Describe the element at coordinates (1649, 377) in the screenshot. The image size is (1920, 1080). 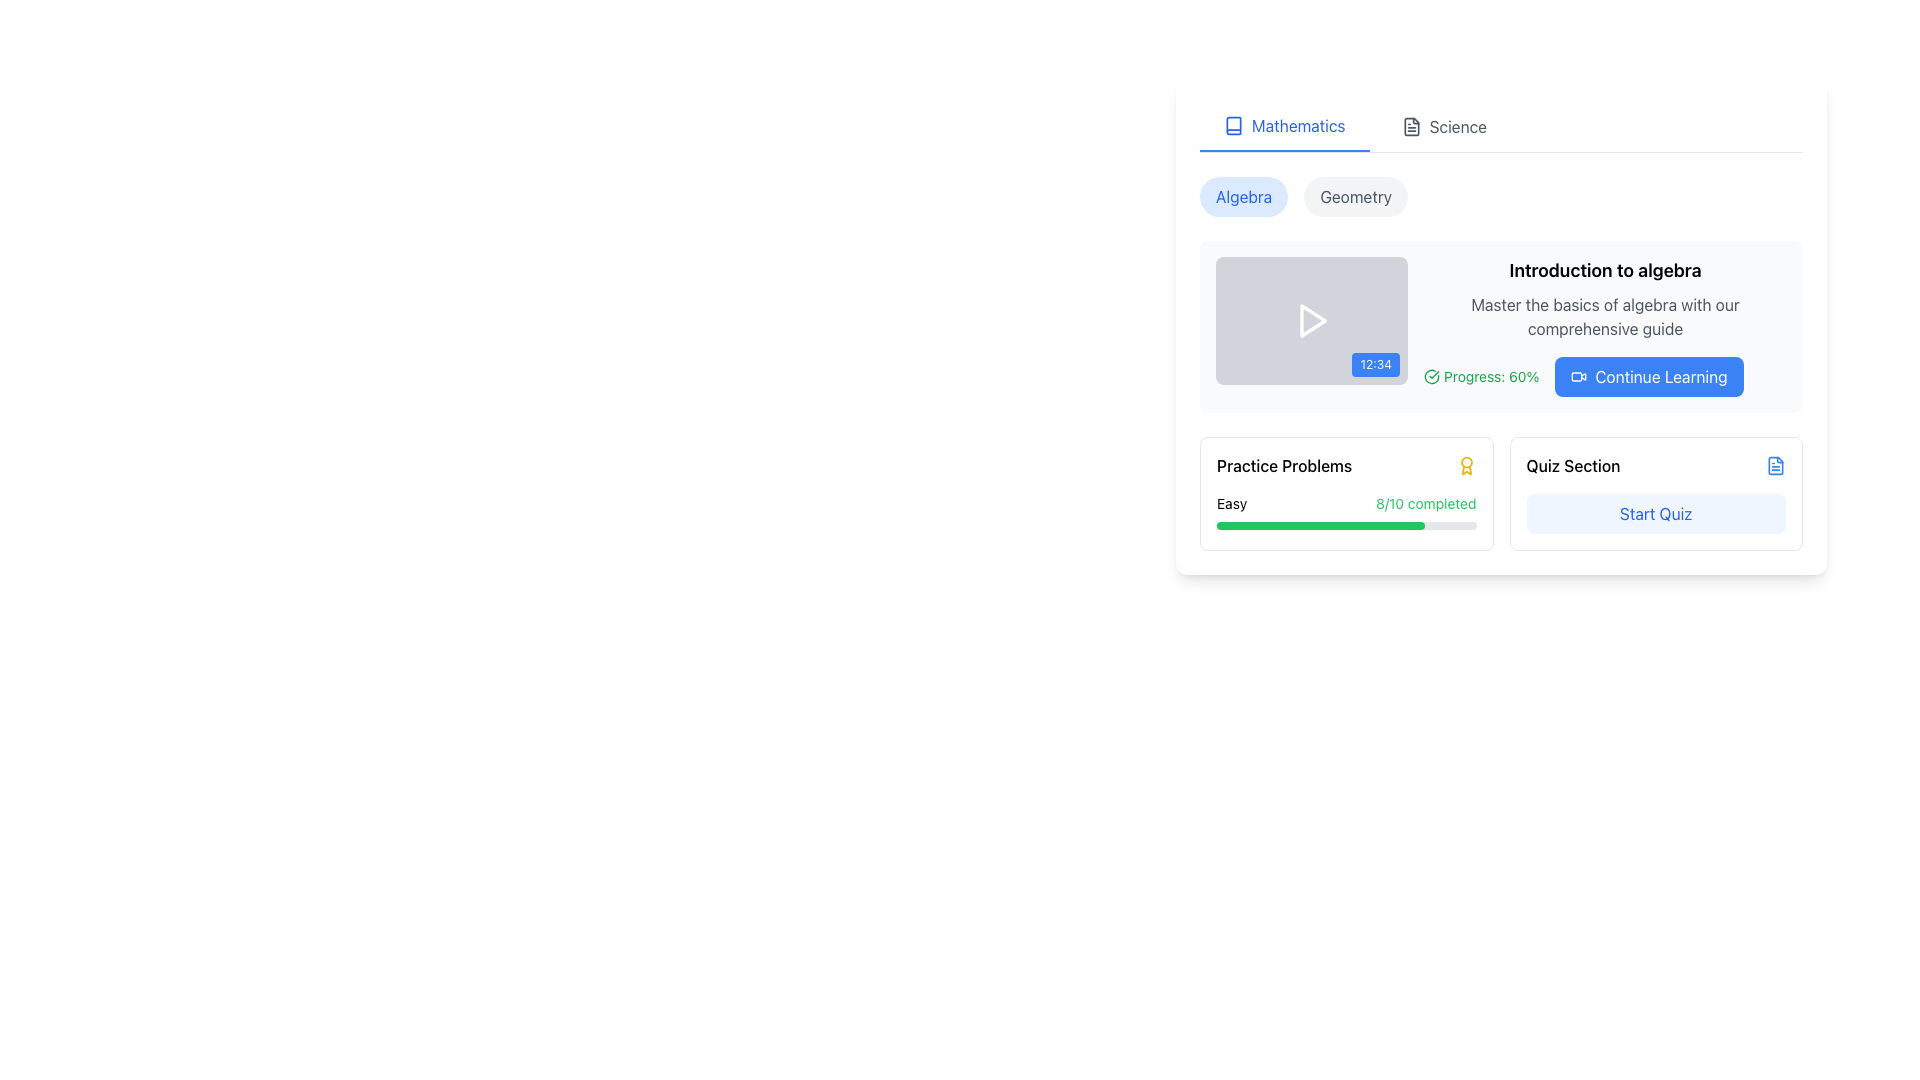
I see `the rectangular button with a blue background and white text that reads 'Continue Learning', located at the bottom right of the content box, following the green progress indicator labeled 'Progress: 60%'` at that location.